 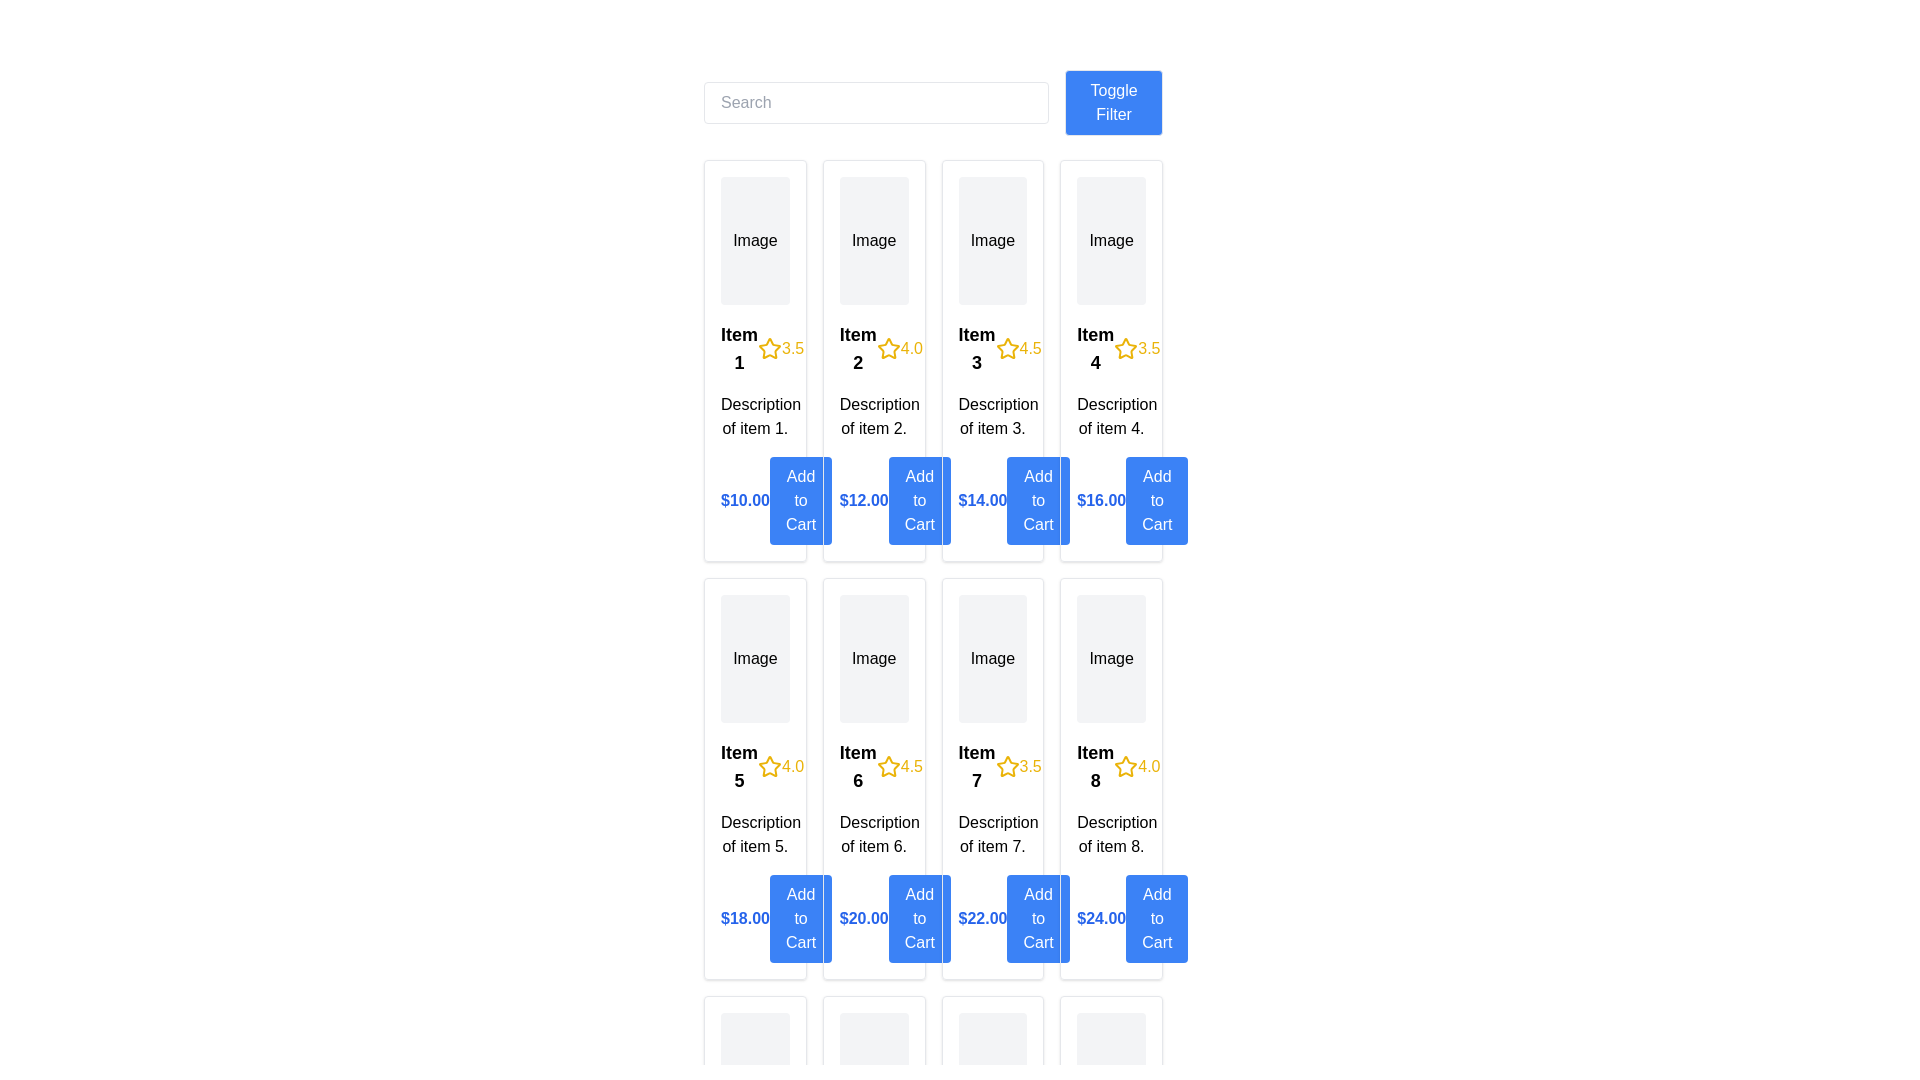 What do you see at coordinates (1126, 347) in the screenshot?
I see `the star icon with a yellow fill that is the first element in the rating display for 'Item 4', located to the left of the numerical rating '3.5'` at bounding box center [1126, 347].